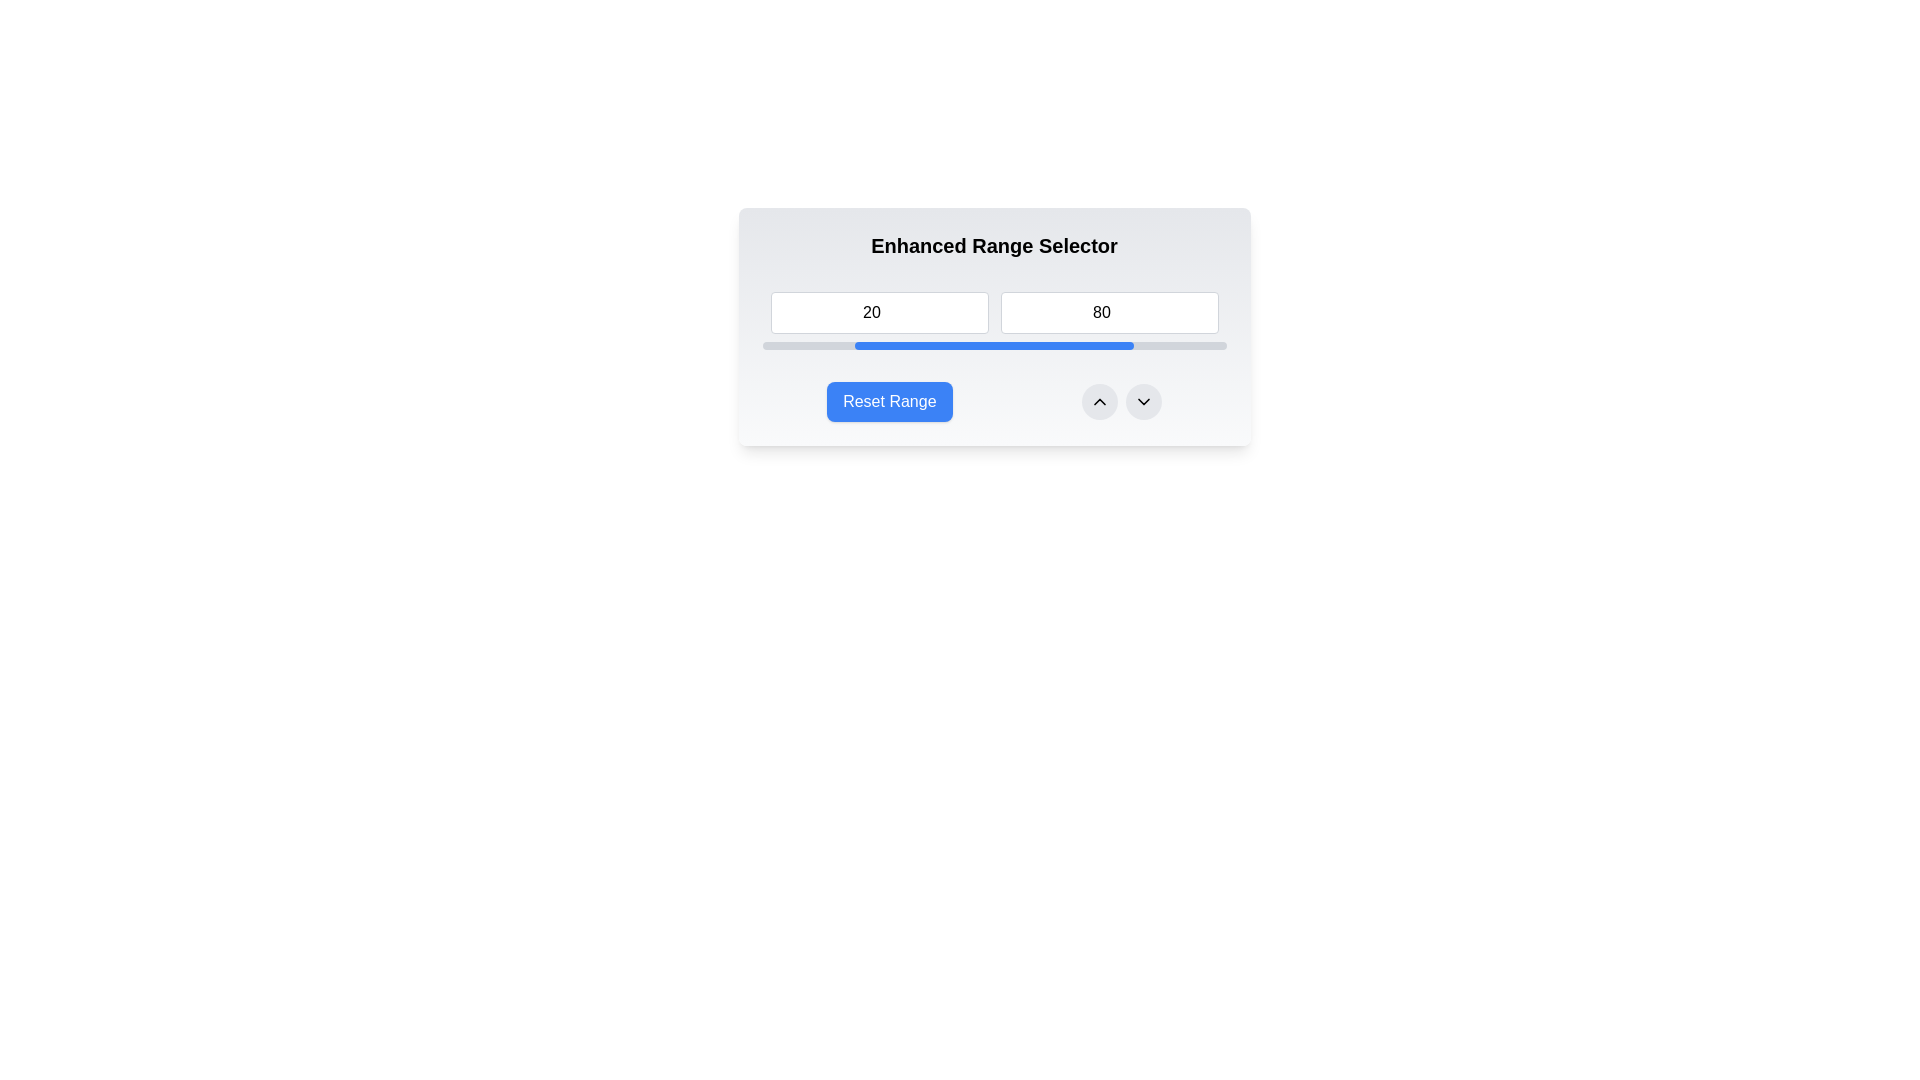 This screenshot has width=1920, height=1080. I want to click on downward-pointing chevron icon located inside the circular button at the bottom-right of the card for its properties, so click(1143, 401).